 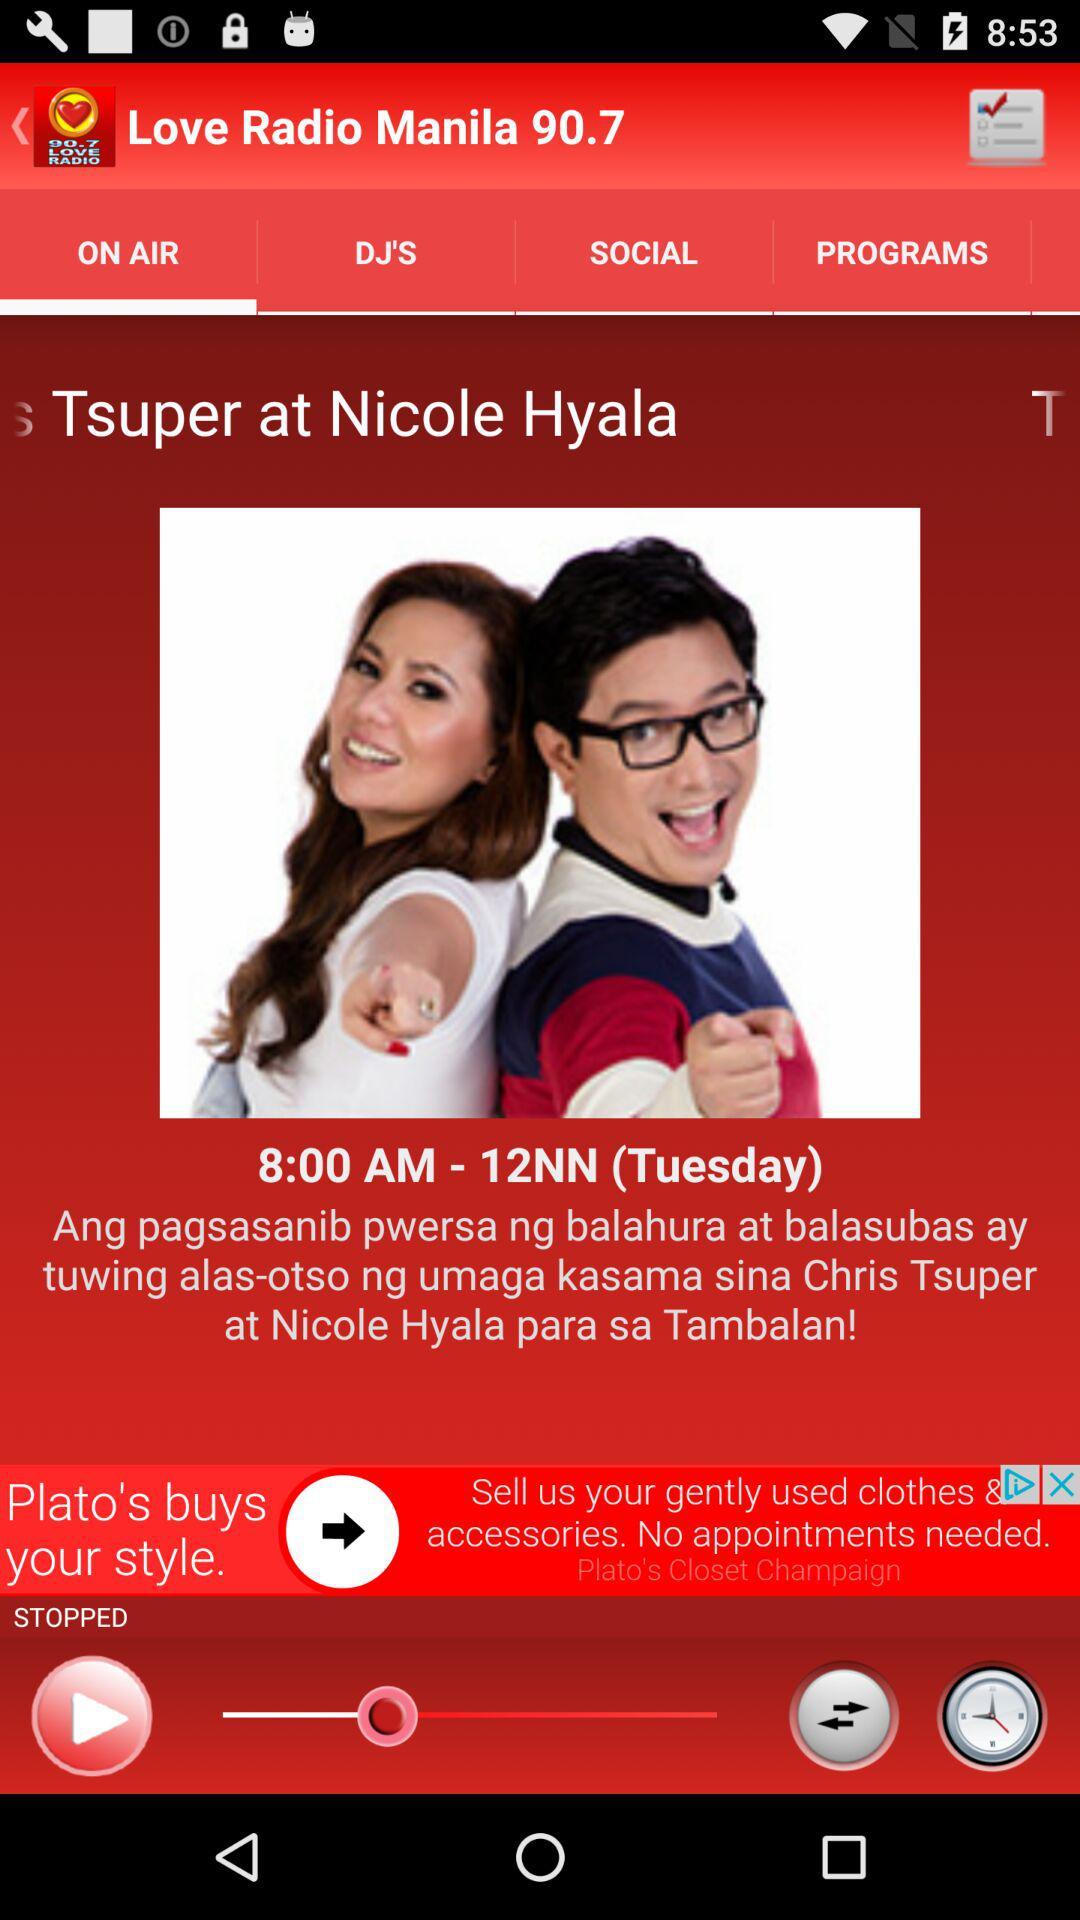 I want to click on show the hourly schedule, so click(x=991, y=1714).